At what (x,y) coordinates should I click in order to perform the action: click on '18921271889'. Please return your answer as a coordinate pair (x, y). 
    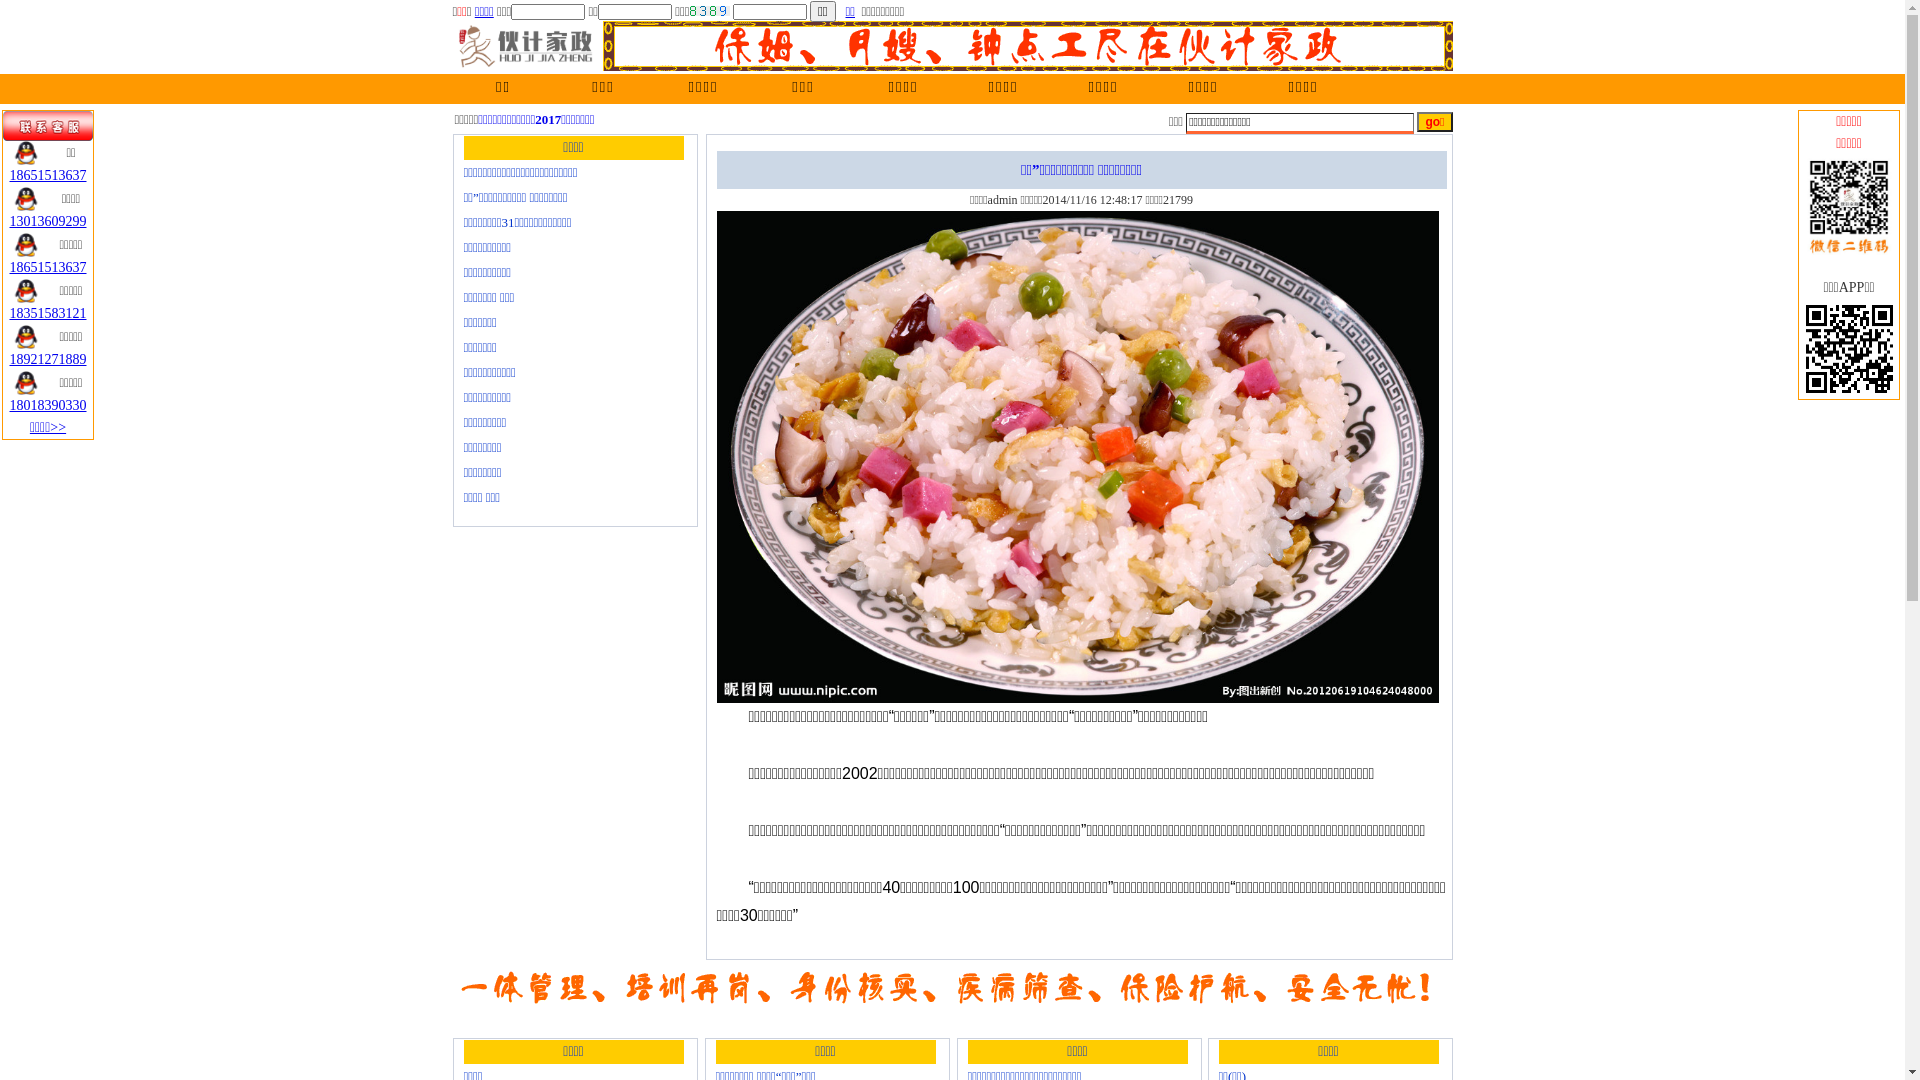
    Looking at the image, I should click on (48, 358).